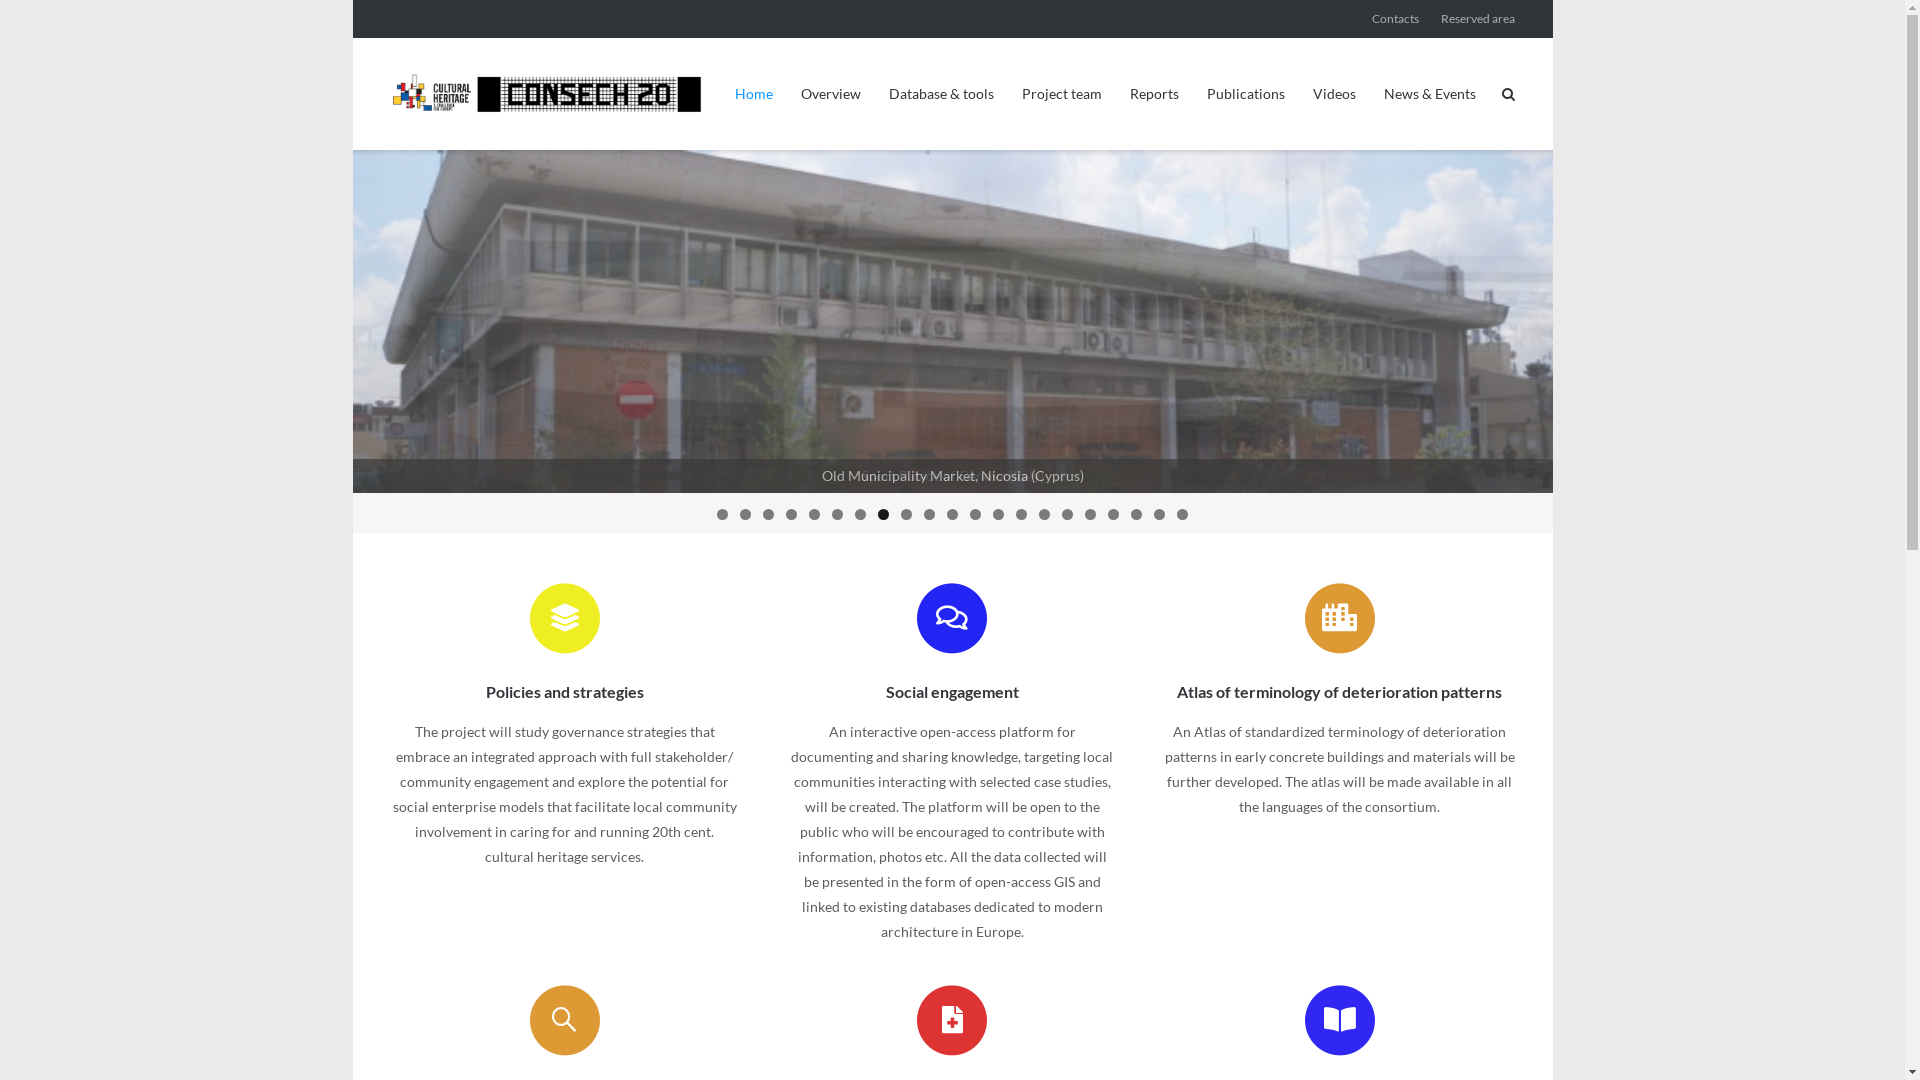 This screenshot has width=1920, height=1080. Describe the element at coordinates (744, 513) in the screenshot. I see `'2'` at that location.